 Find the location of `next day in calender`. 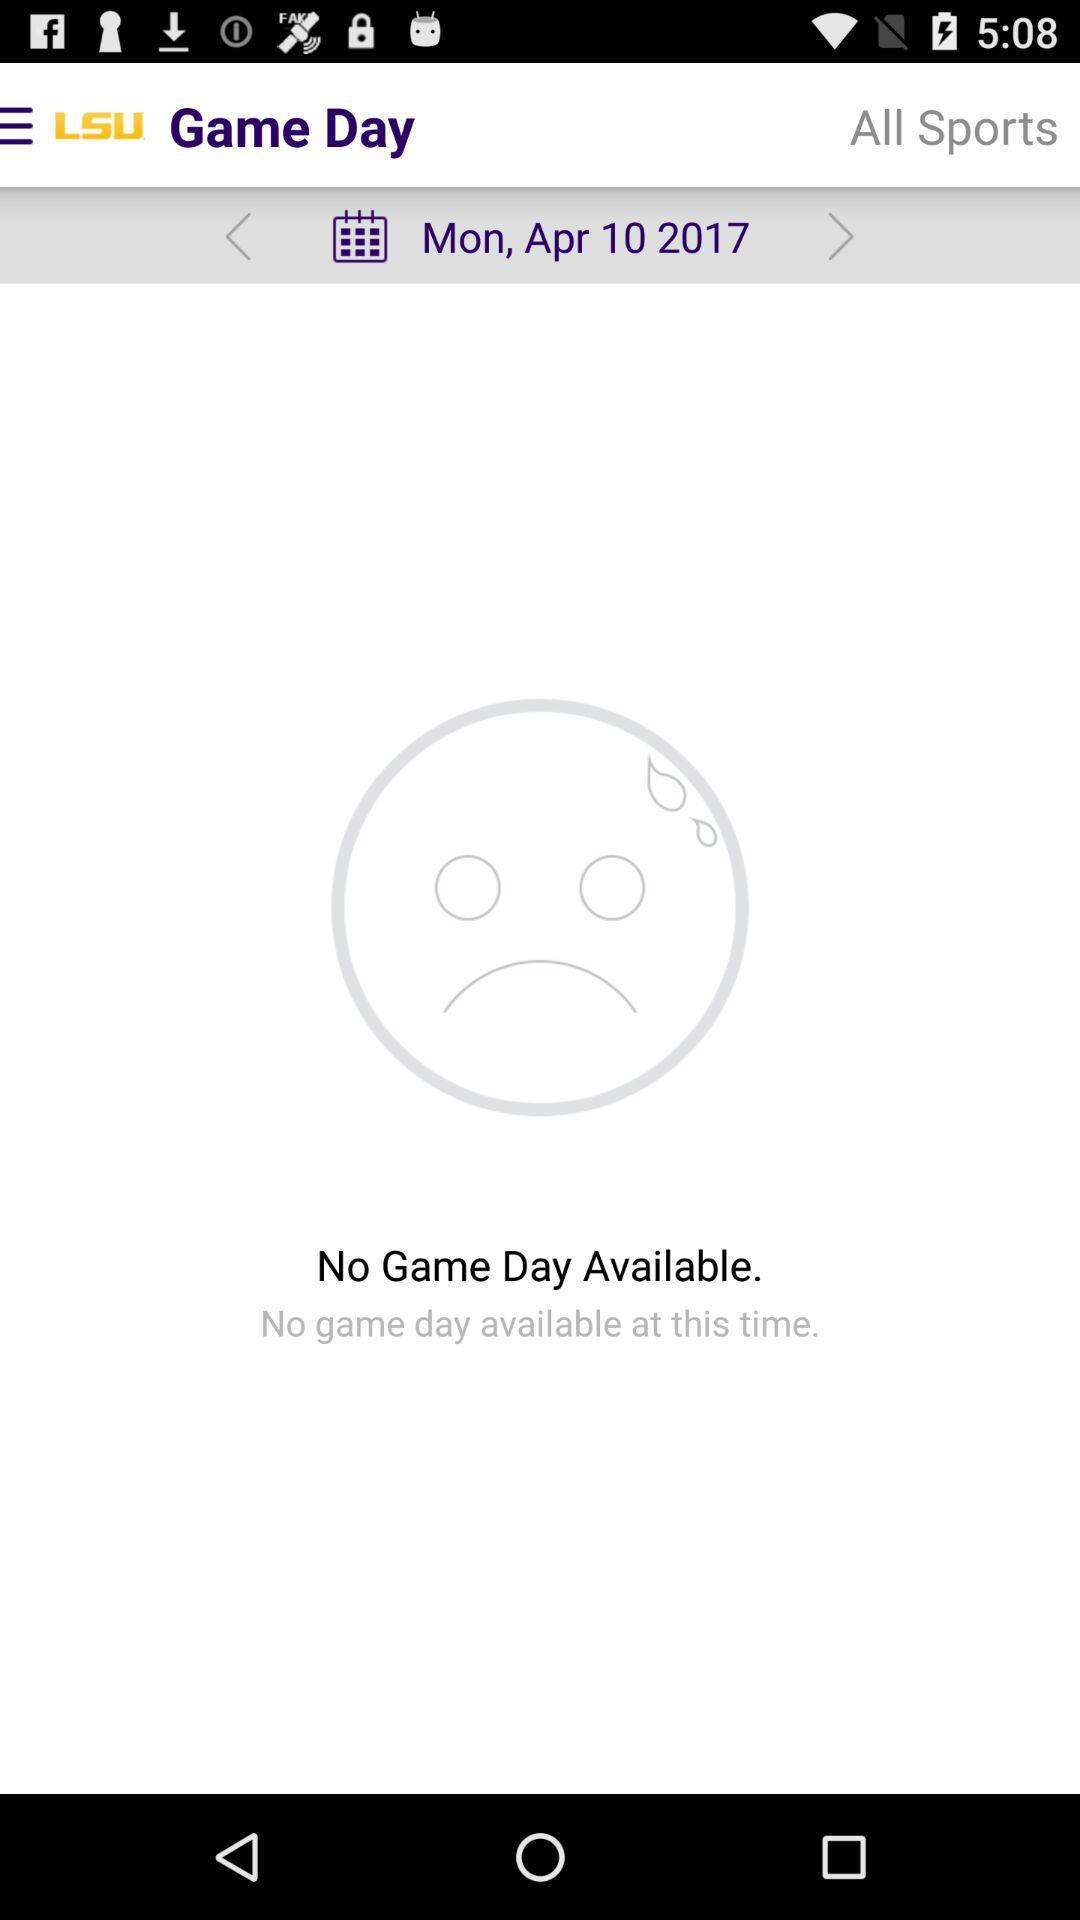

next day in calender is located at coordinates (841, 236).